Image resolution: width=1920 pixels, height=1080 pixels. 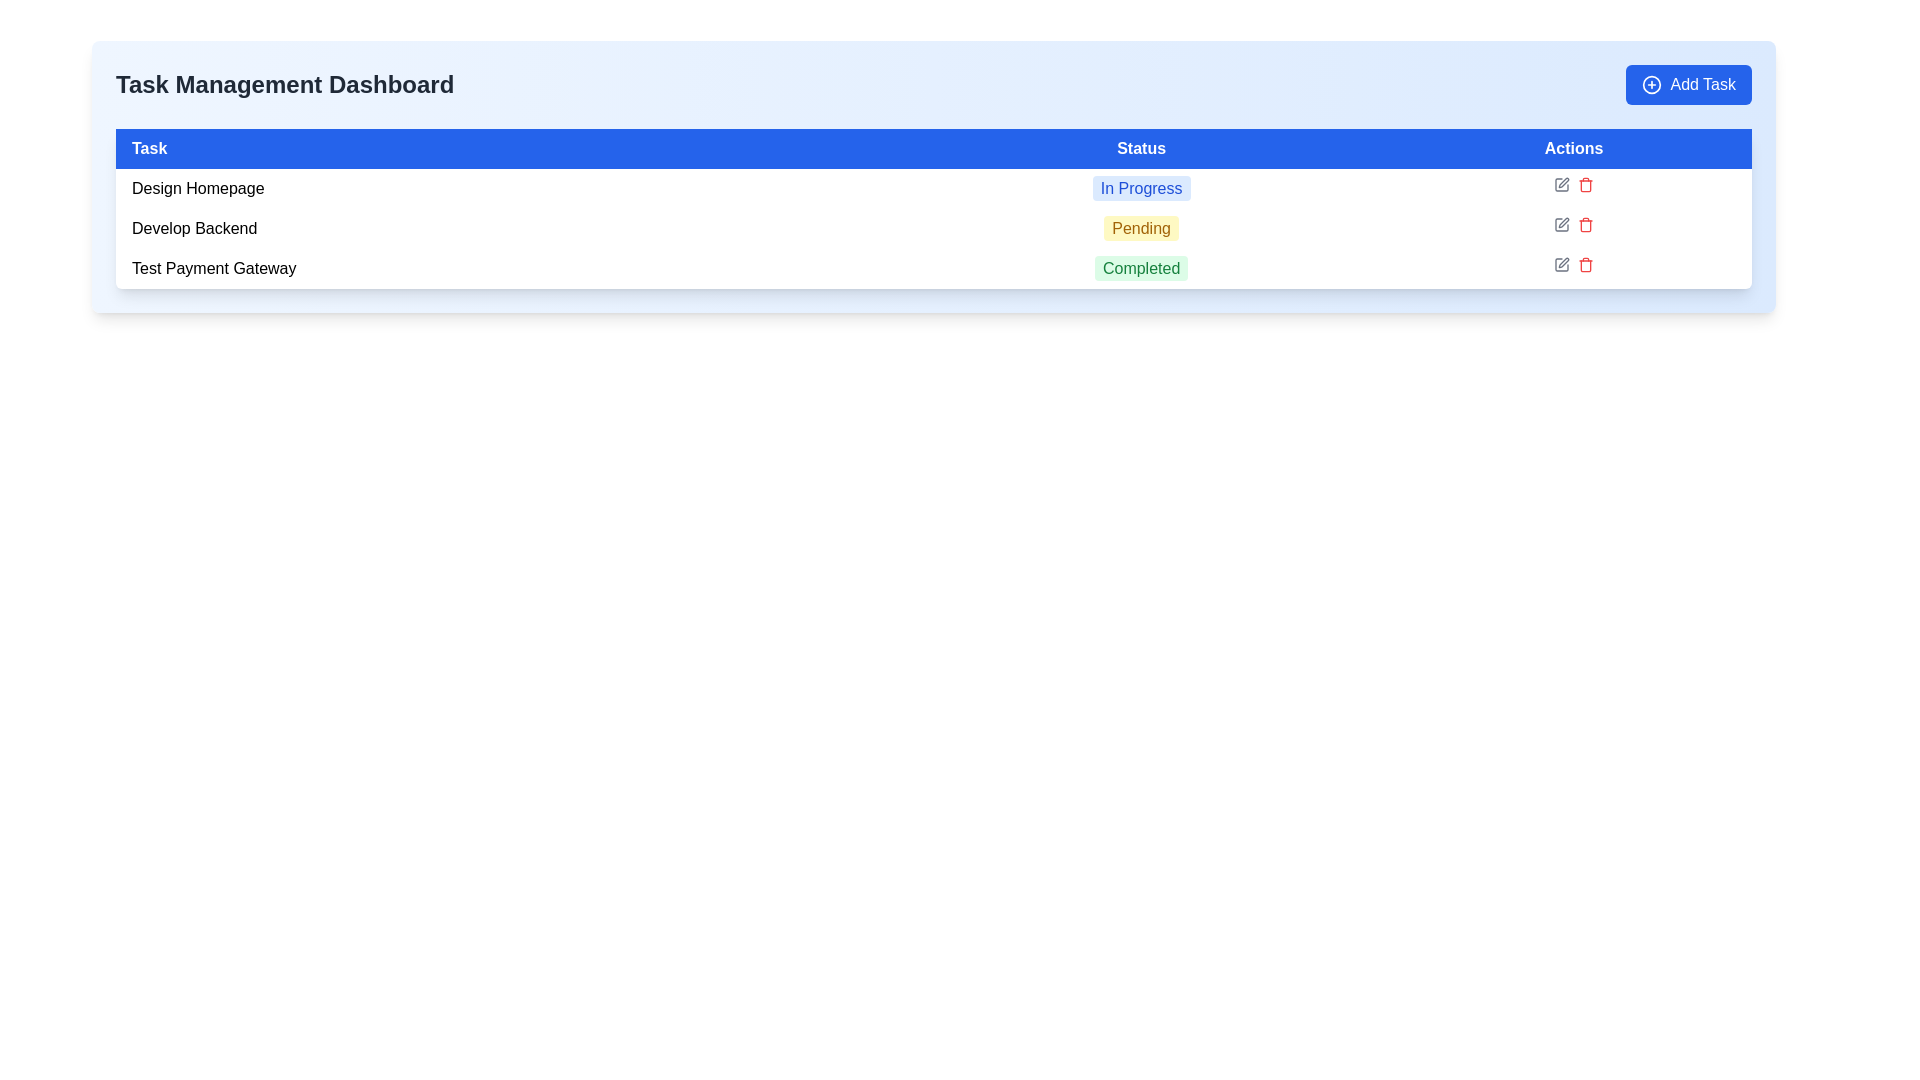 I want to click on the 'In Progress' status badge for the task 'Design Homepage' located in the second column of the status table, so click(x=1141, y=189).